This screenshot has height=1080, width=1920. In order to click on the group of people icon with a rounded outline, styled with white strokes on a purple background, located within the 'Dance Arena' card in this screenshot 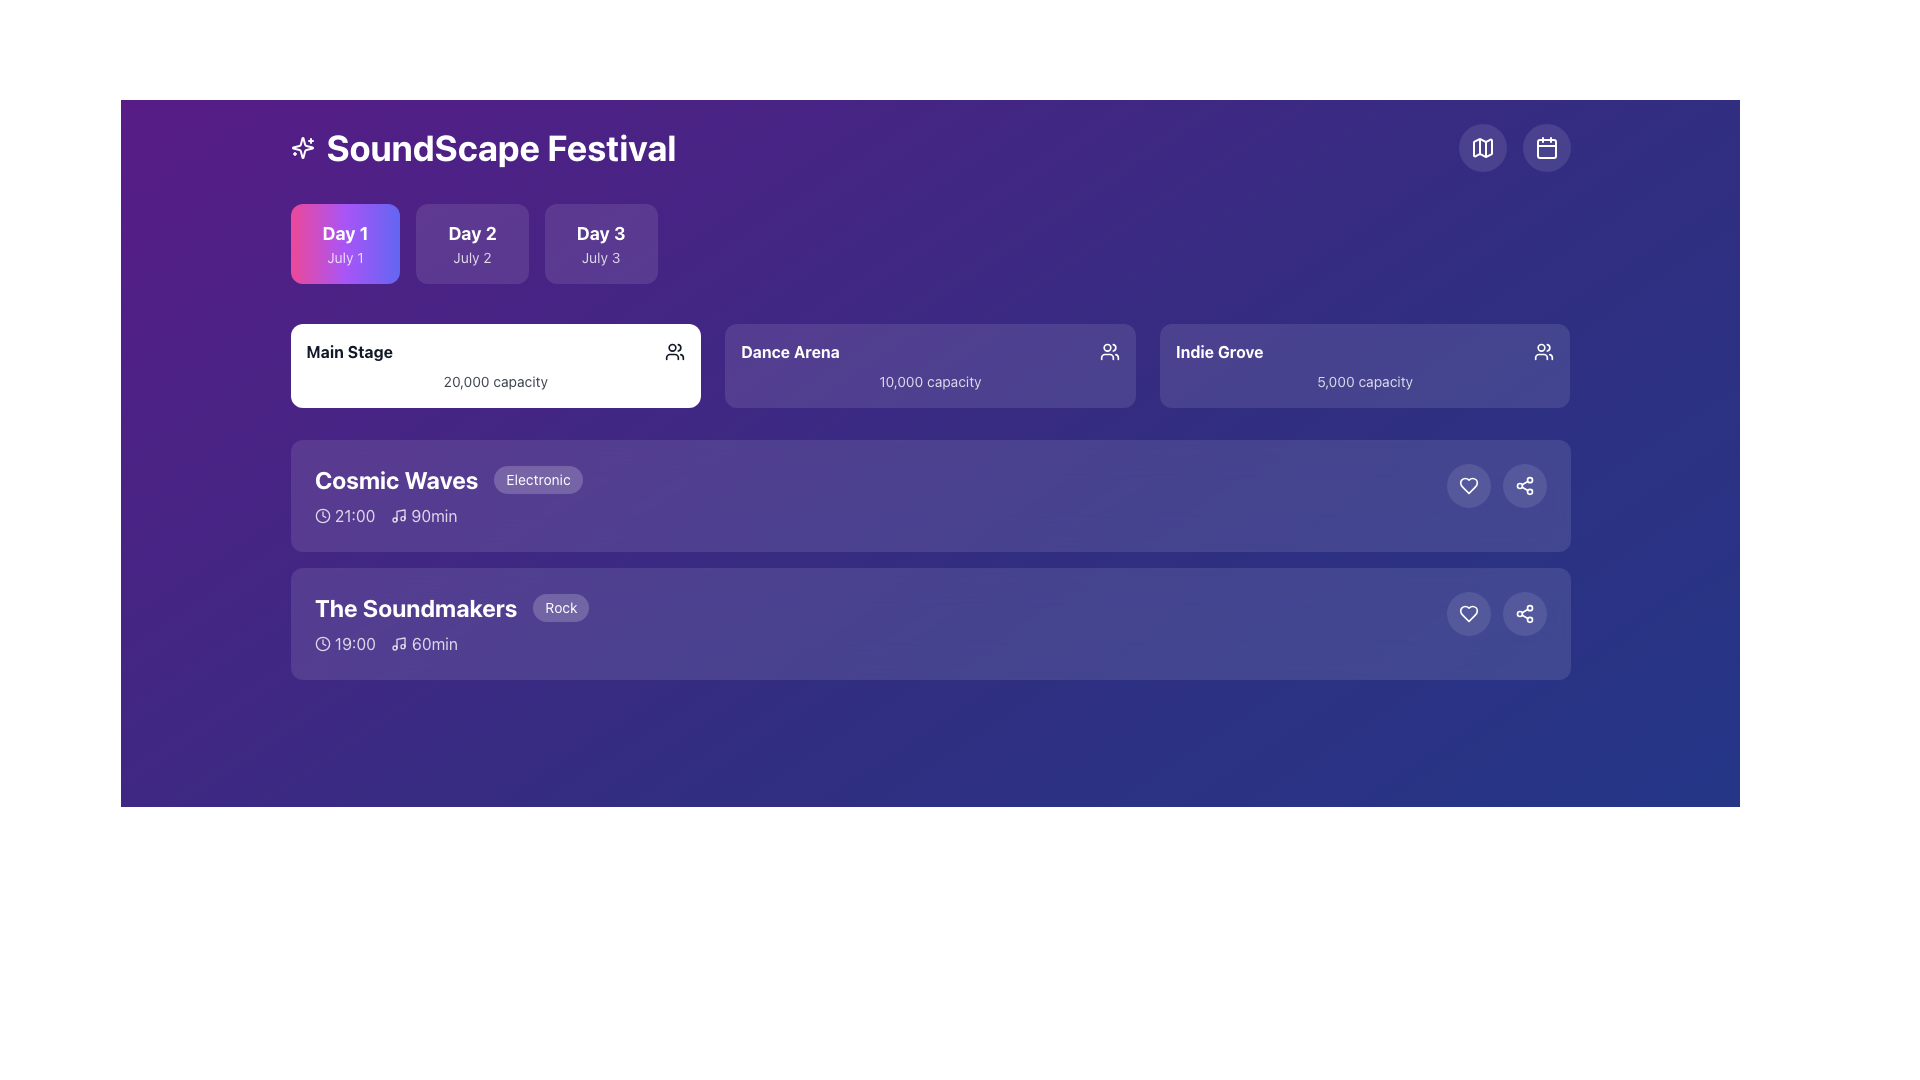, I will do `click(1108, 350)`.